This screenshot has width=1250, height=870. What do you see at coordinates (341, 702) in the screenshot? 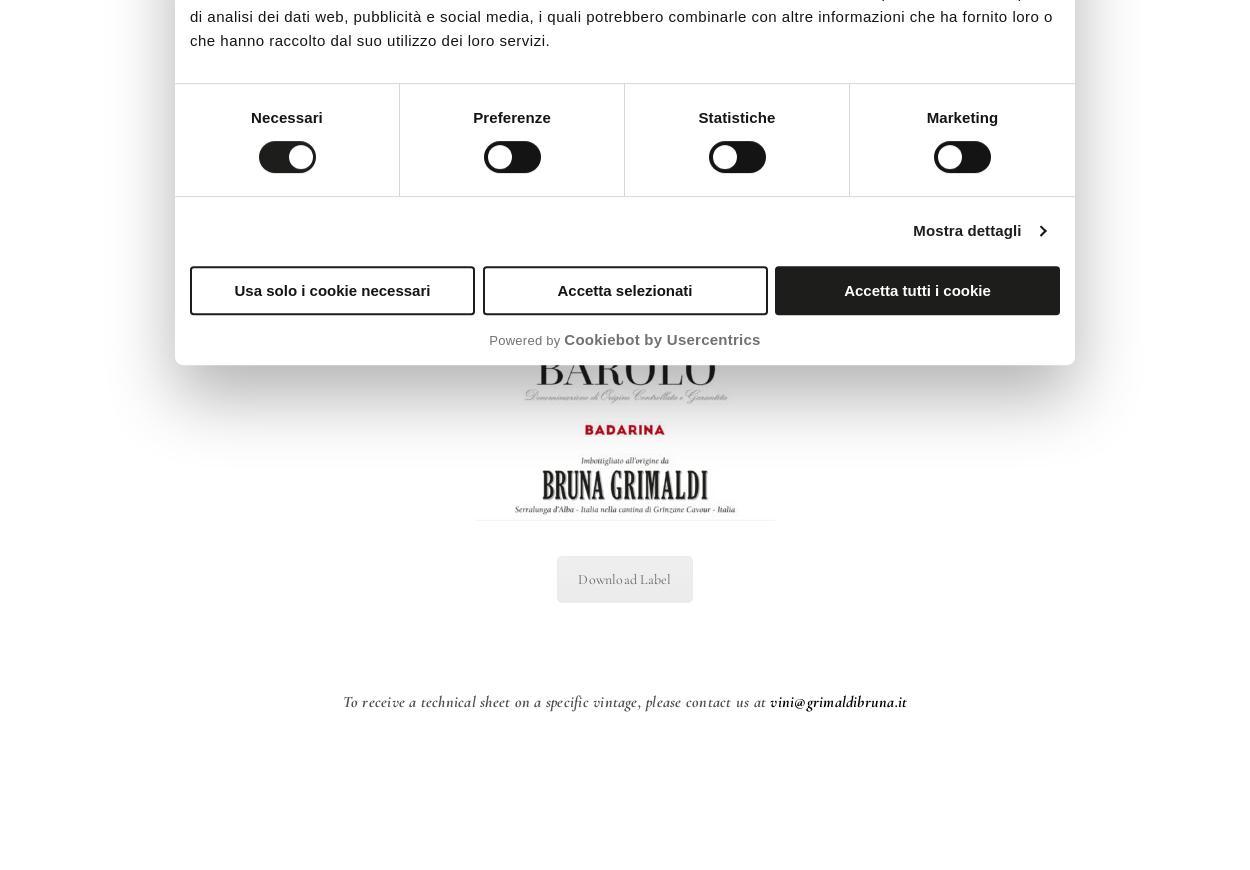
I see `'To receive a technical sheet on a specific vintage, please contact us at'` at bounding box center [341, 702].